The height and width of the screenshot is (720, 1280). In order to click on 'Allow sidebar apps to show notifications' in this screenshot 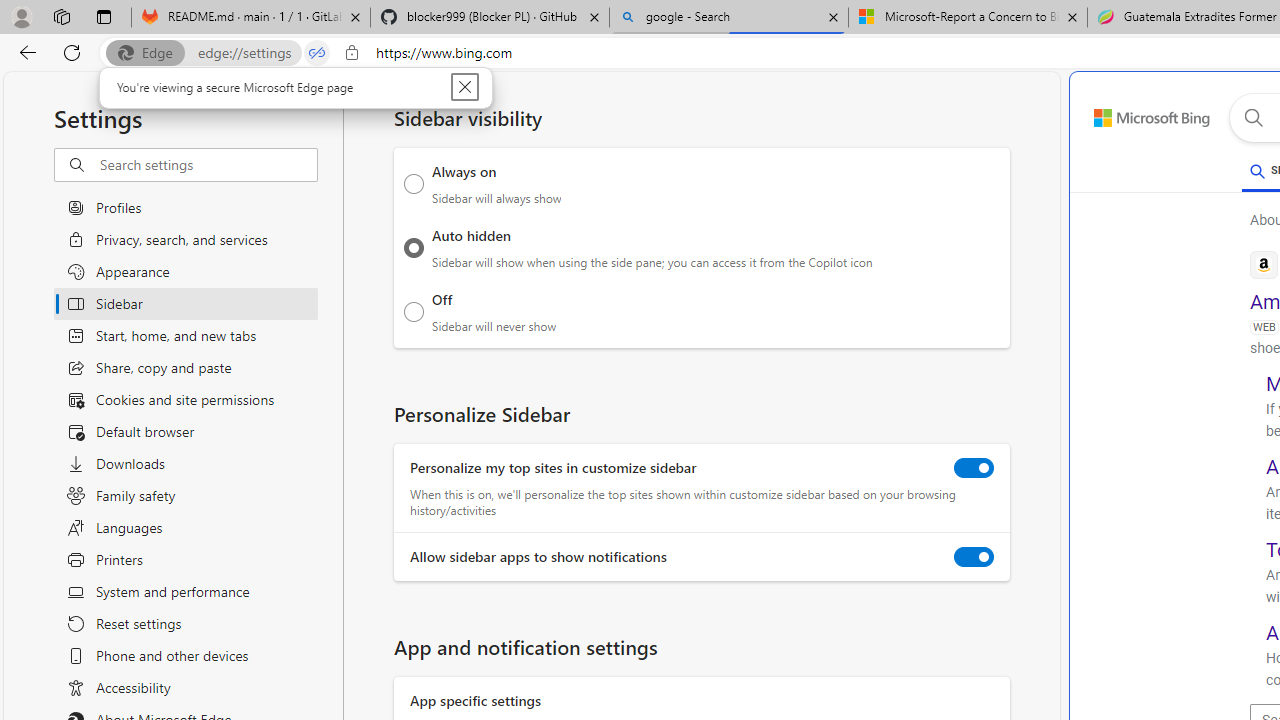, I will do `click(974, 557)`.